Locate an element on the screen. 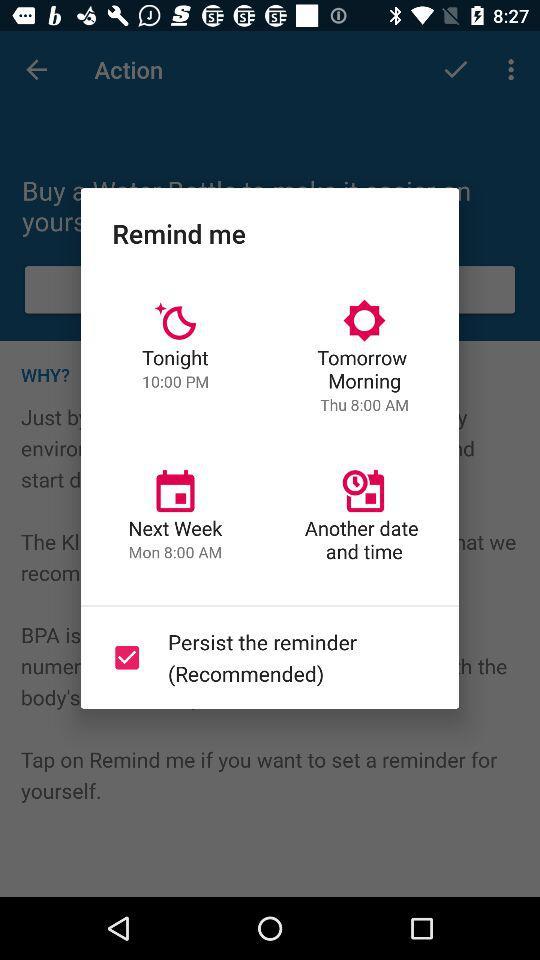 Image resolution: width=540 pixels, height=960 pixels. the persist the reminder item is located at coordinates (266, 656).